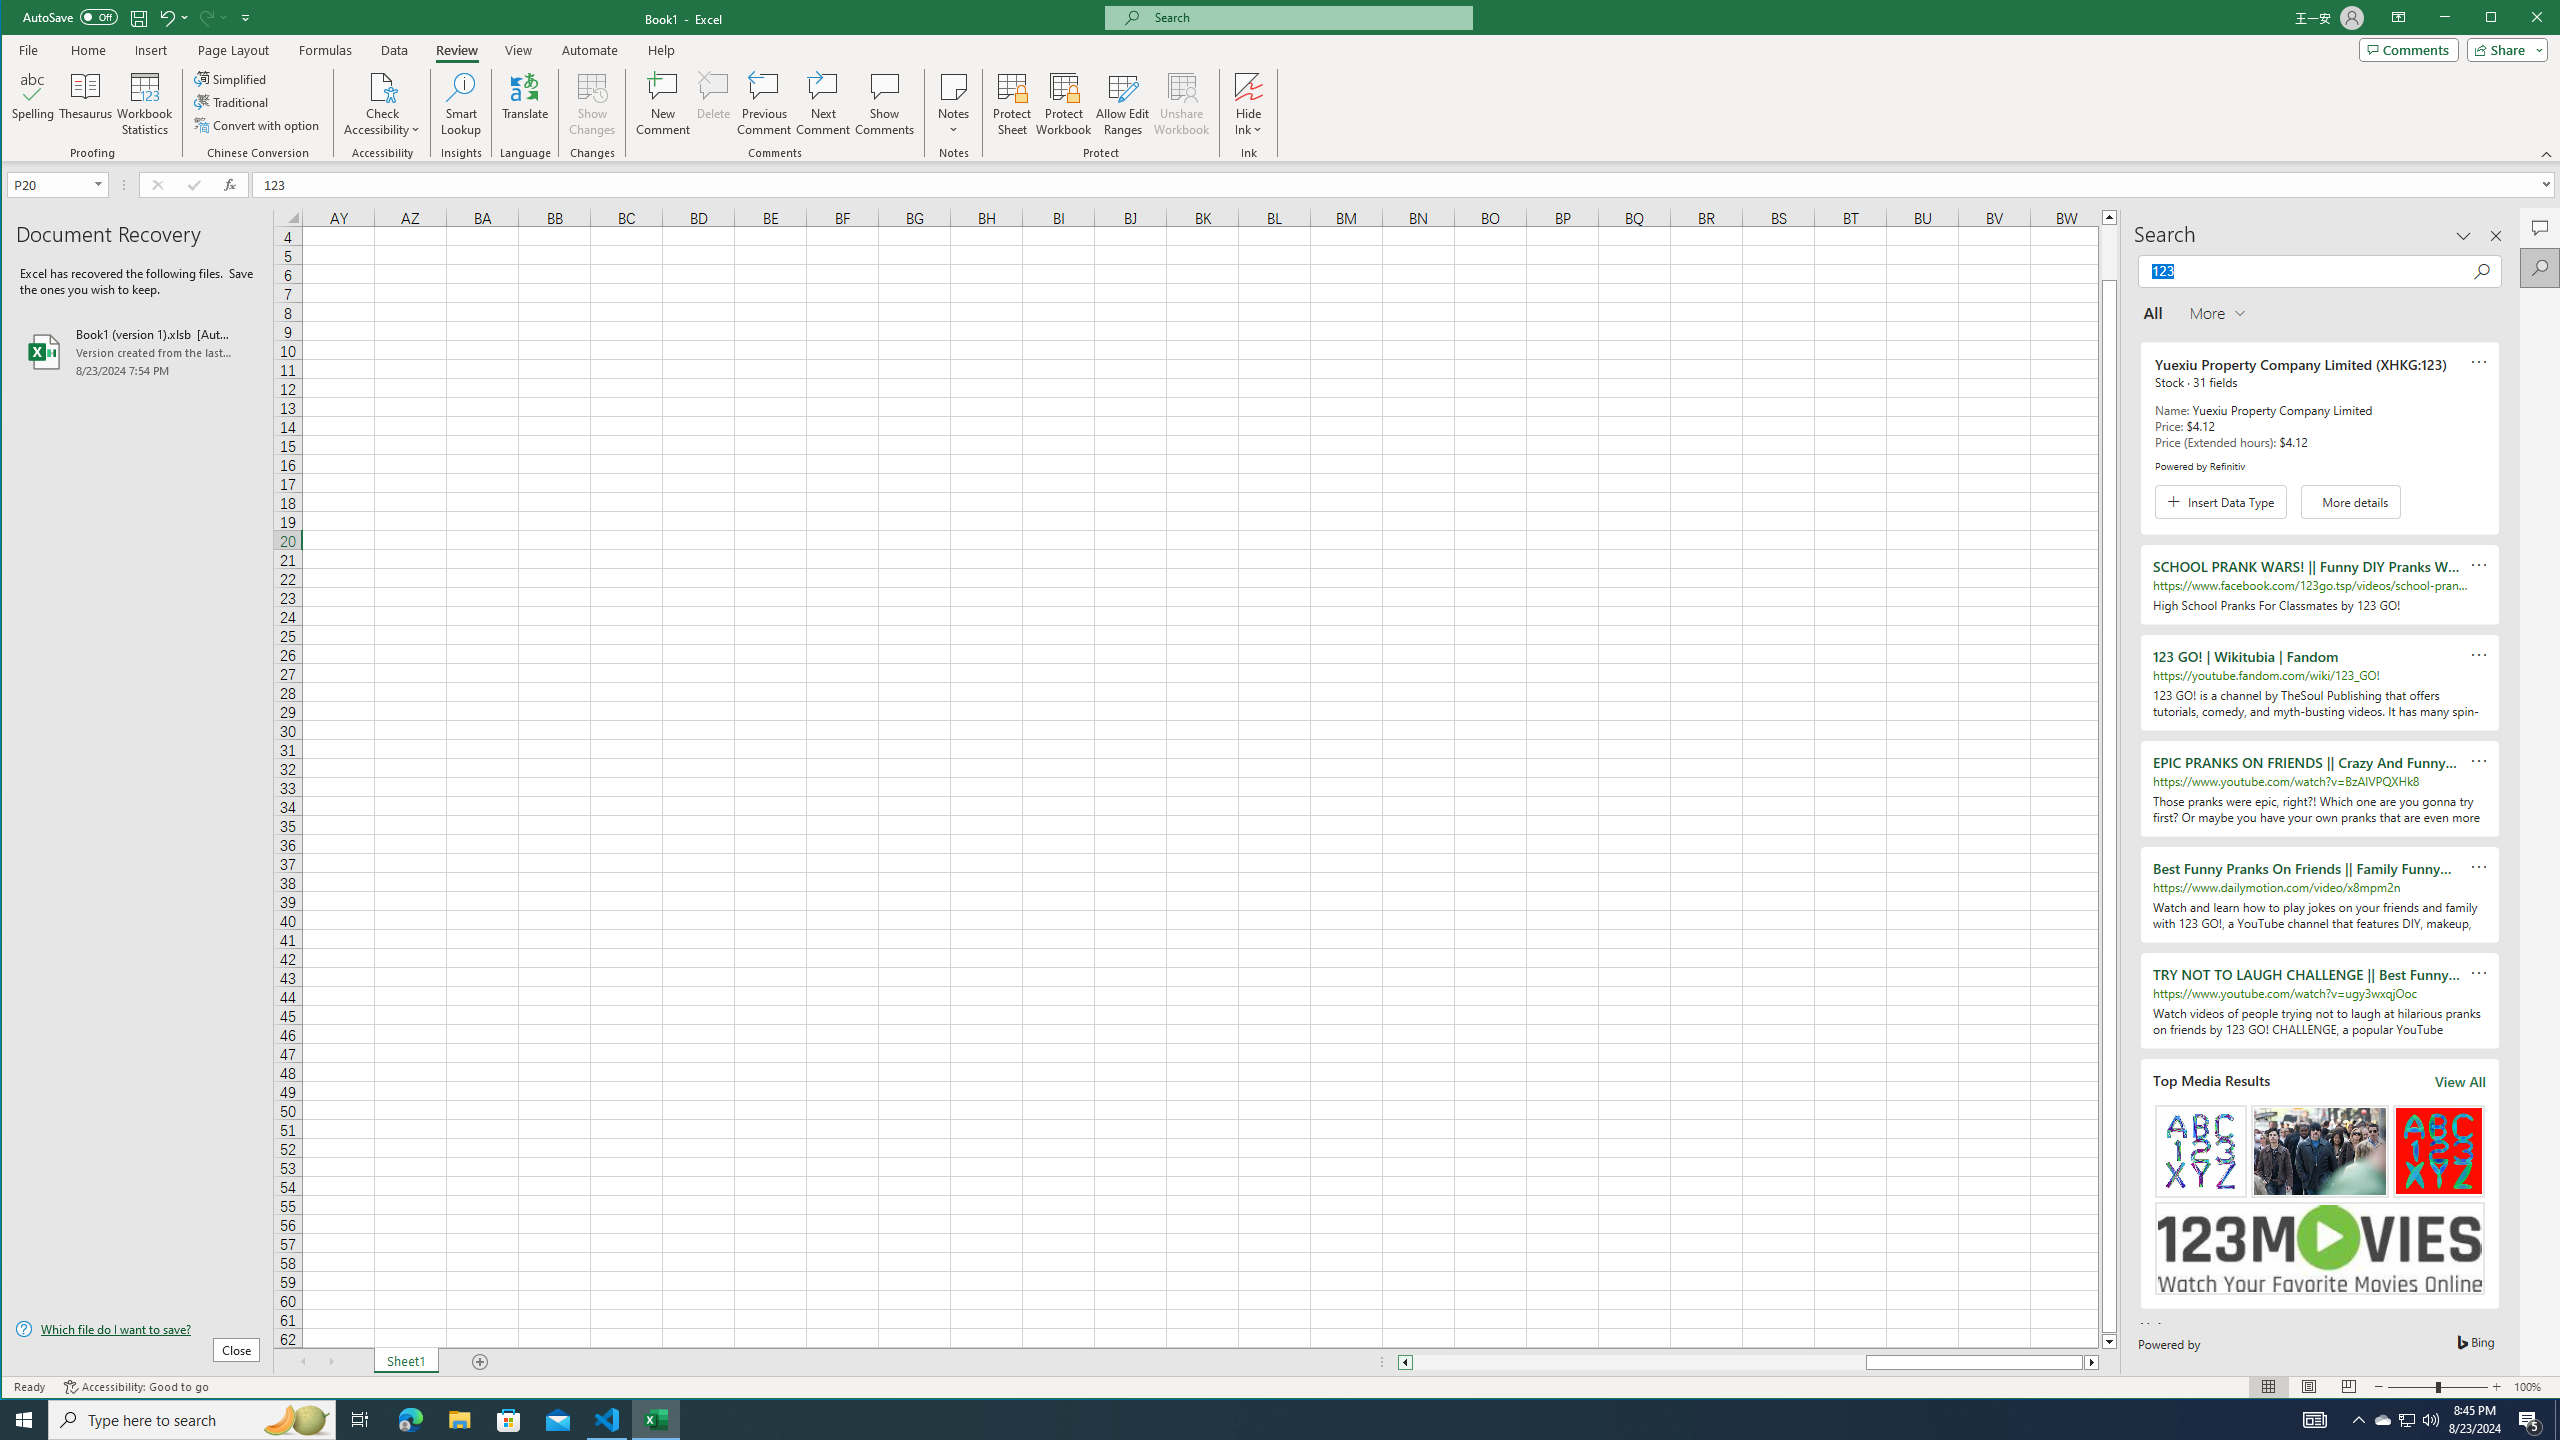 The width and height of the screenshot is (2560, 1440). I want to click on 'Normal', so click(2268, 1386).